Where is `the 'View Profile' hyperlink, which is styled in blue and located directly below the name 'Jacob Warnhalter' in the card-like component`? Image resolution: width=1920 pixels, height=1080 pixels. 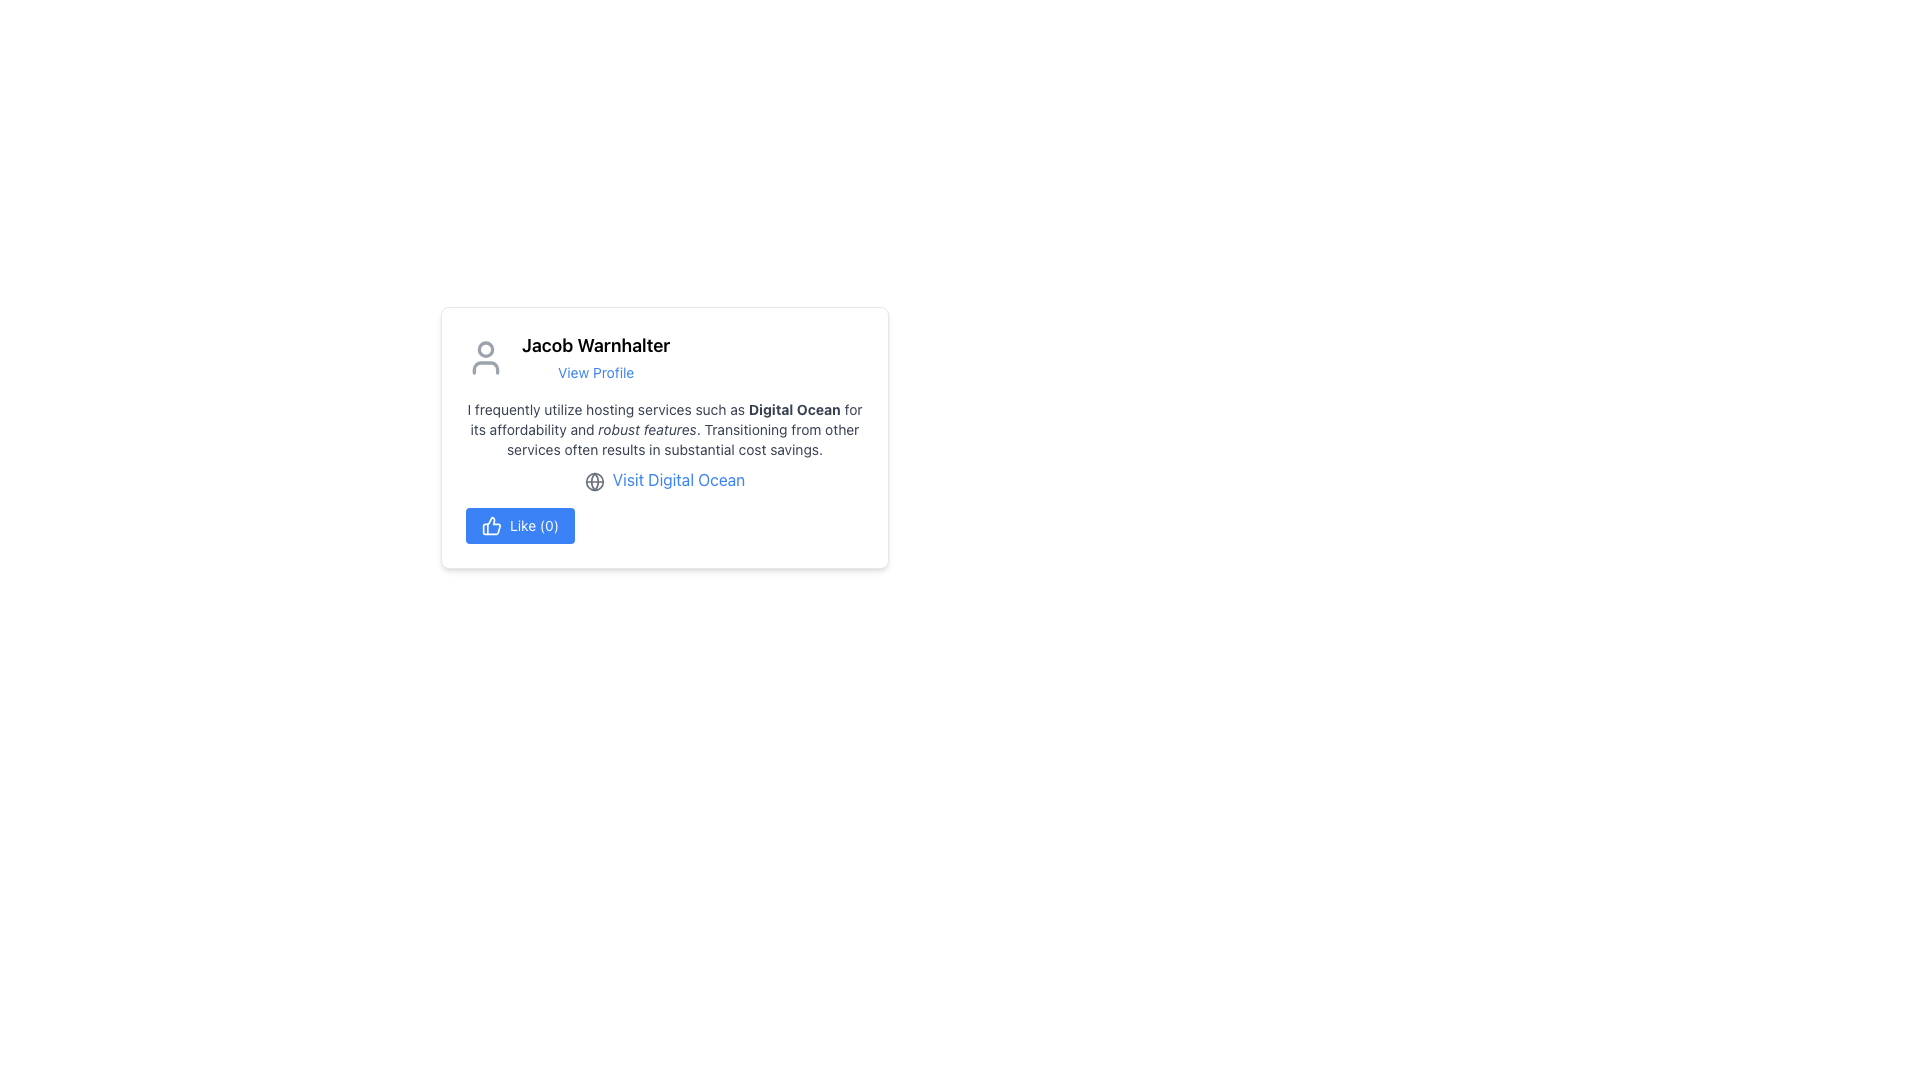 the 'View Profile' hyperlink, which is styled in blue and located directly below the name 'Jacob Warnhalter' in the card-like component is located at coordinates (595, 372).